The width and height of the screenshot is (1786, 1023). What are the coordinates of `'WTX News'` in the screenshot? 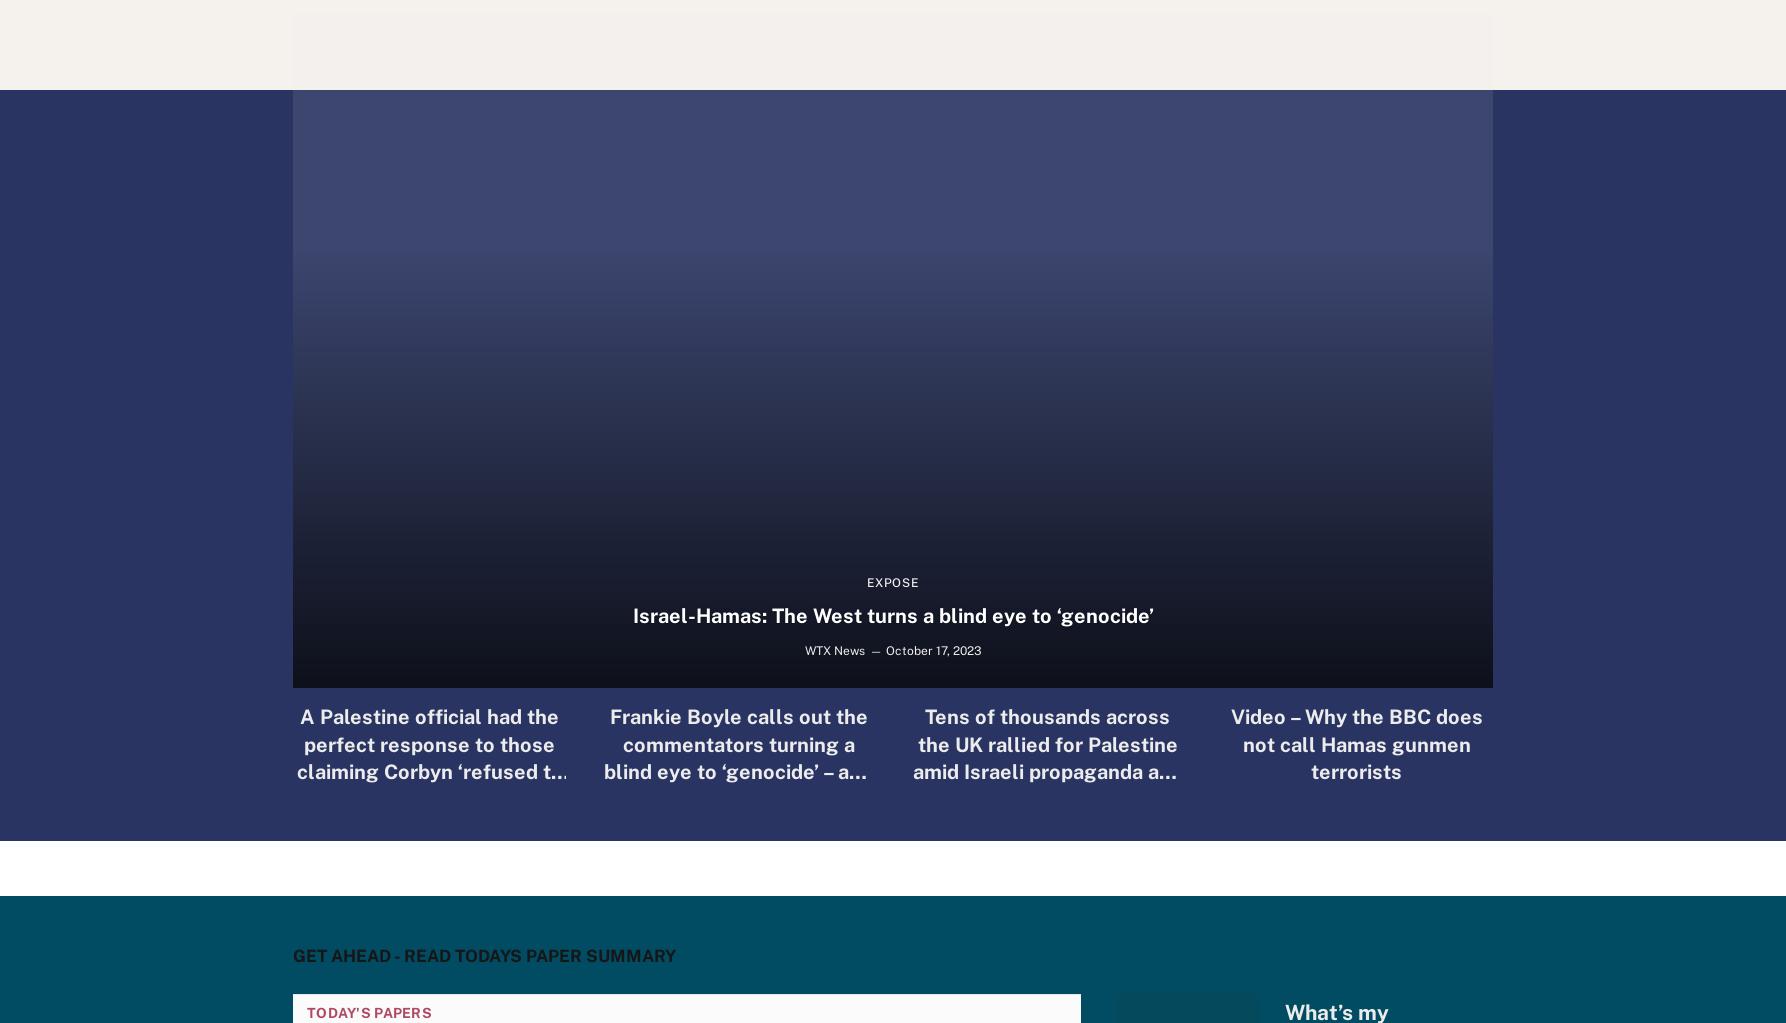 It's located at (833, 650).